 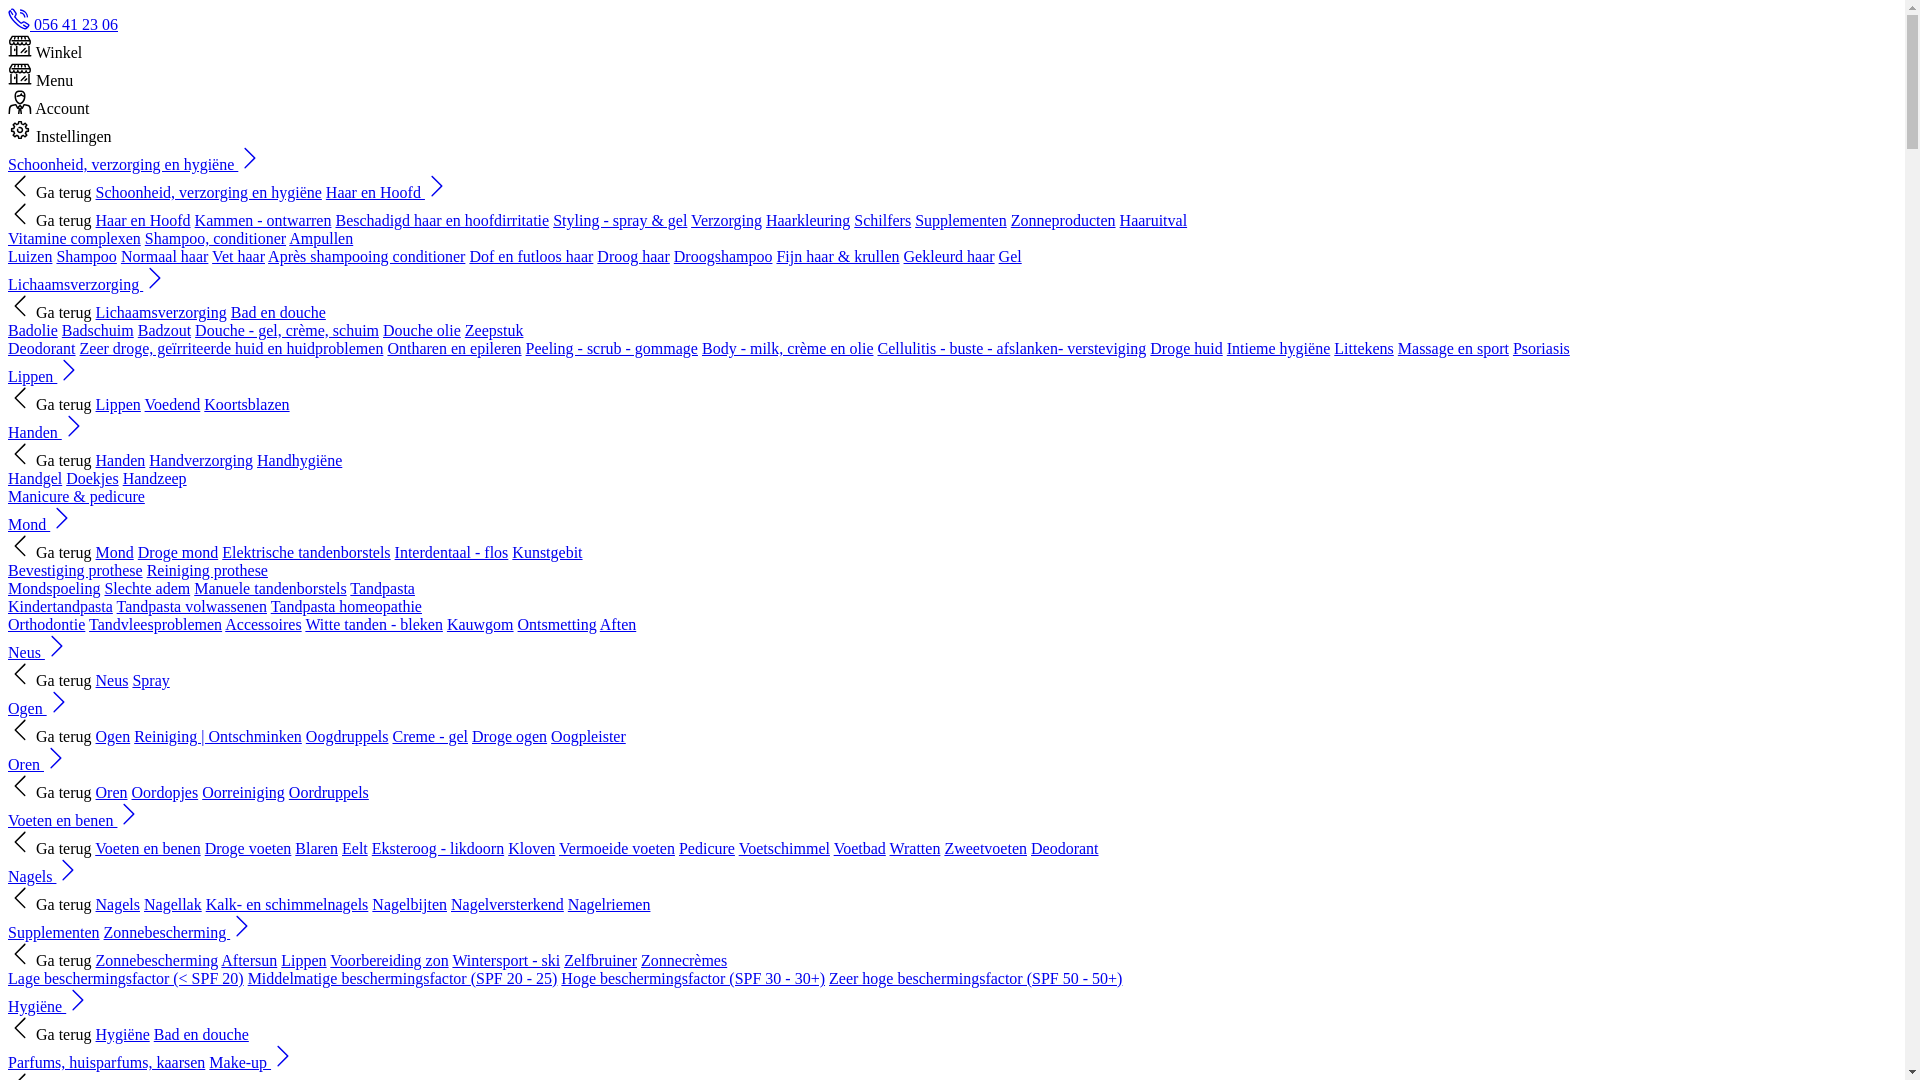 I want to click on 'Oogdruppels', so click(x=347, y=736).